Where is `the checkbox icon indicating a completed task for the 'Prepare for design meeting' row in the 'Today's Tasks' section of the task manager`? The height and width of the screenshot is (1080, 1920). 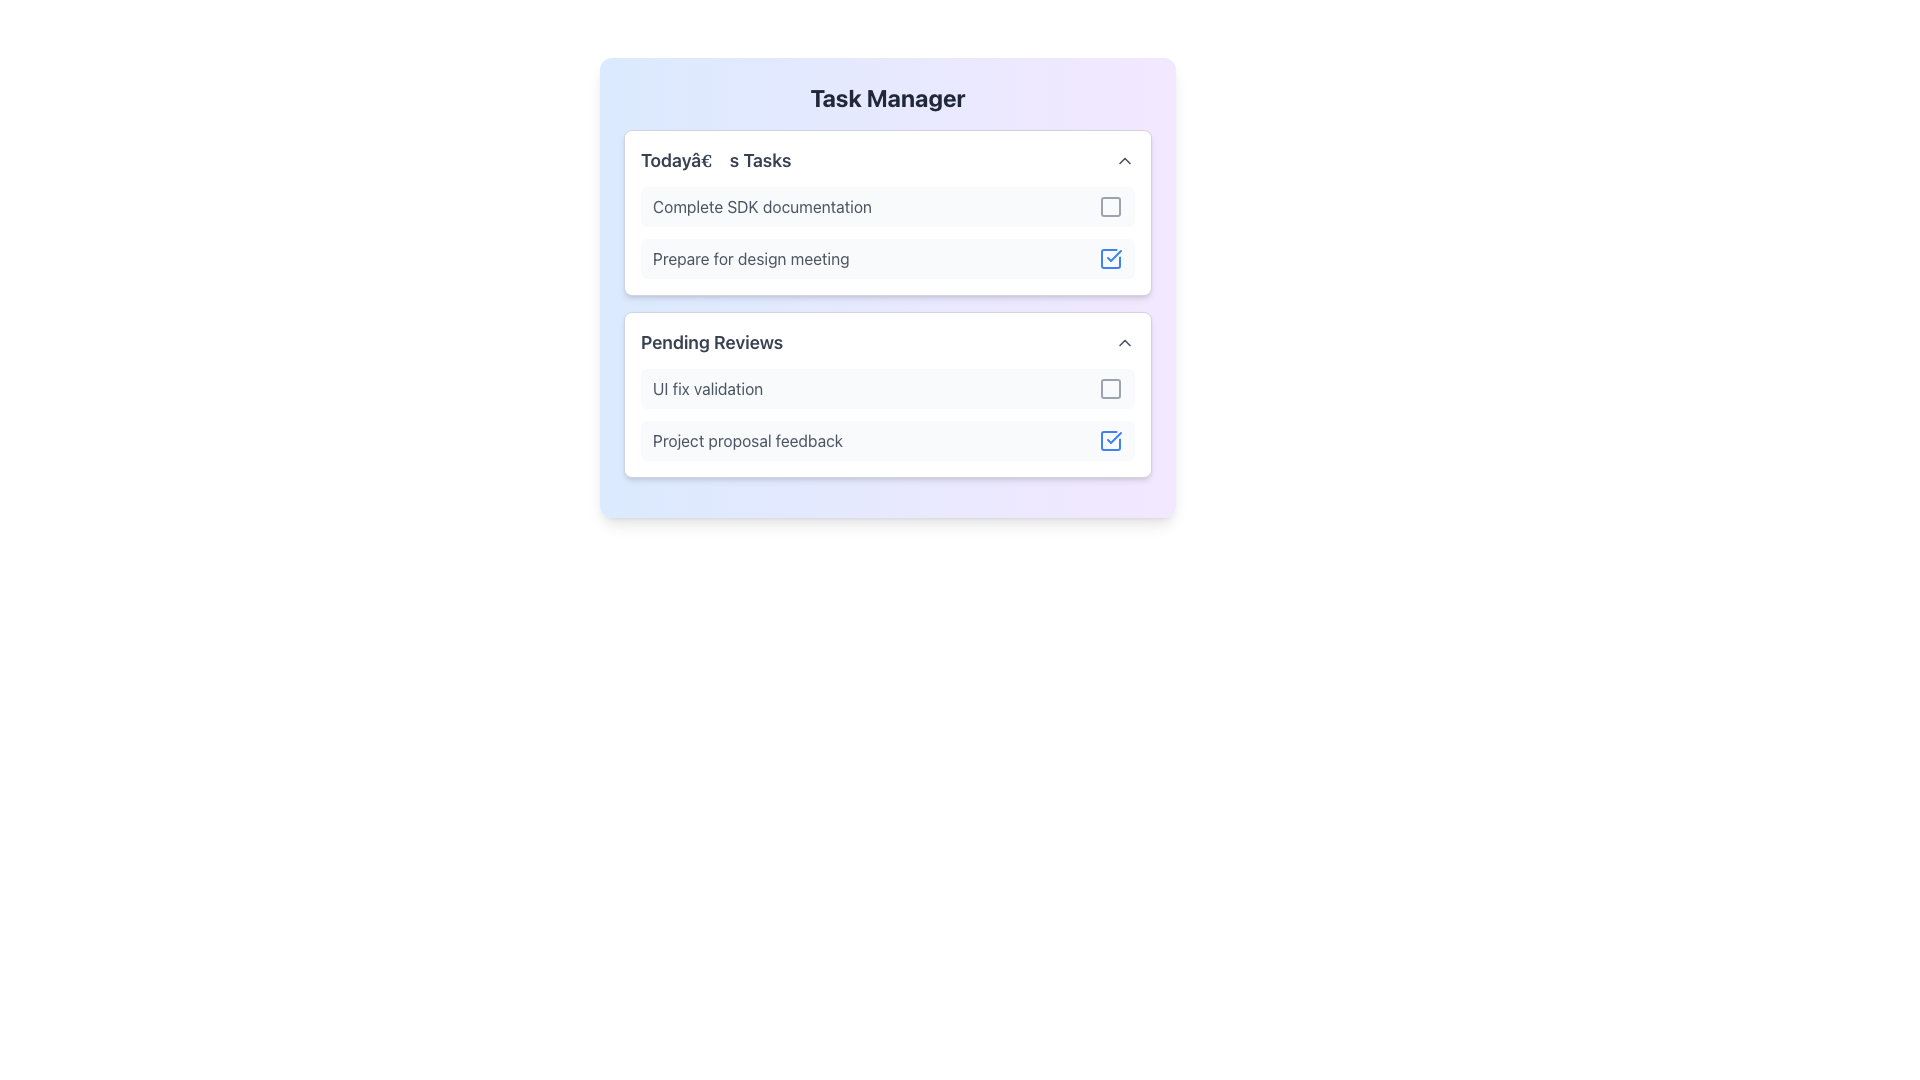
the checkbox icon indicating a completed task for the 'Prepare for design meeting' row in the 'Today's Tasks' section of the task manager is located at coordinates (1109, 257).